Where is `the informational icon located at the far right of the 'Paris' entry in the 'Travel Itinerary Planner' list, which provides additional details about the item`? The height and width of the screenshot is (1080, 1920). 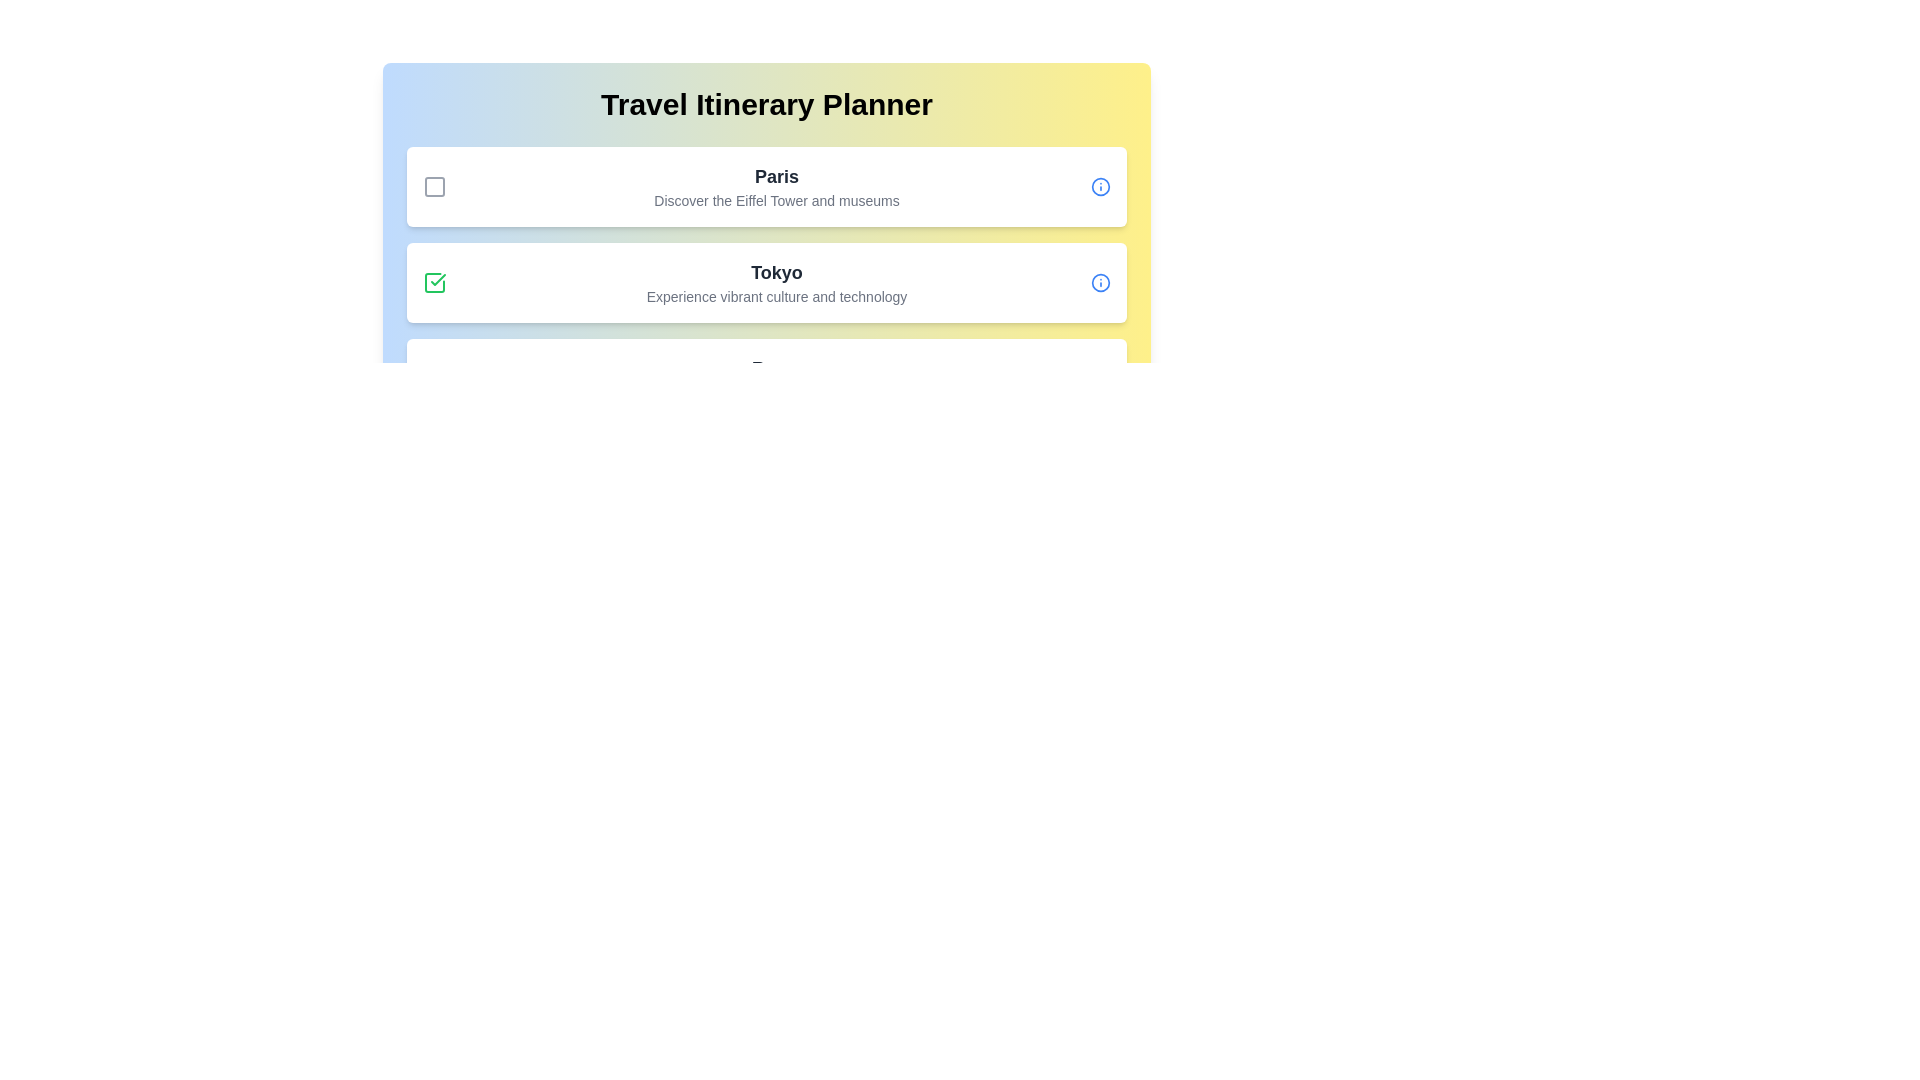
the informational icon located at the far right of the 'Paris' entry in the 'Travel Itinerary Planner' list, which provides additional details about the item is located at coordinates (1099, 186).